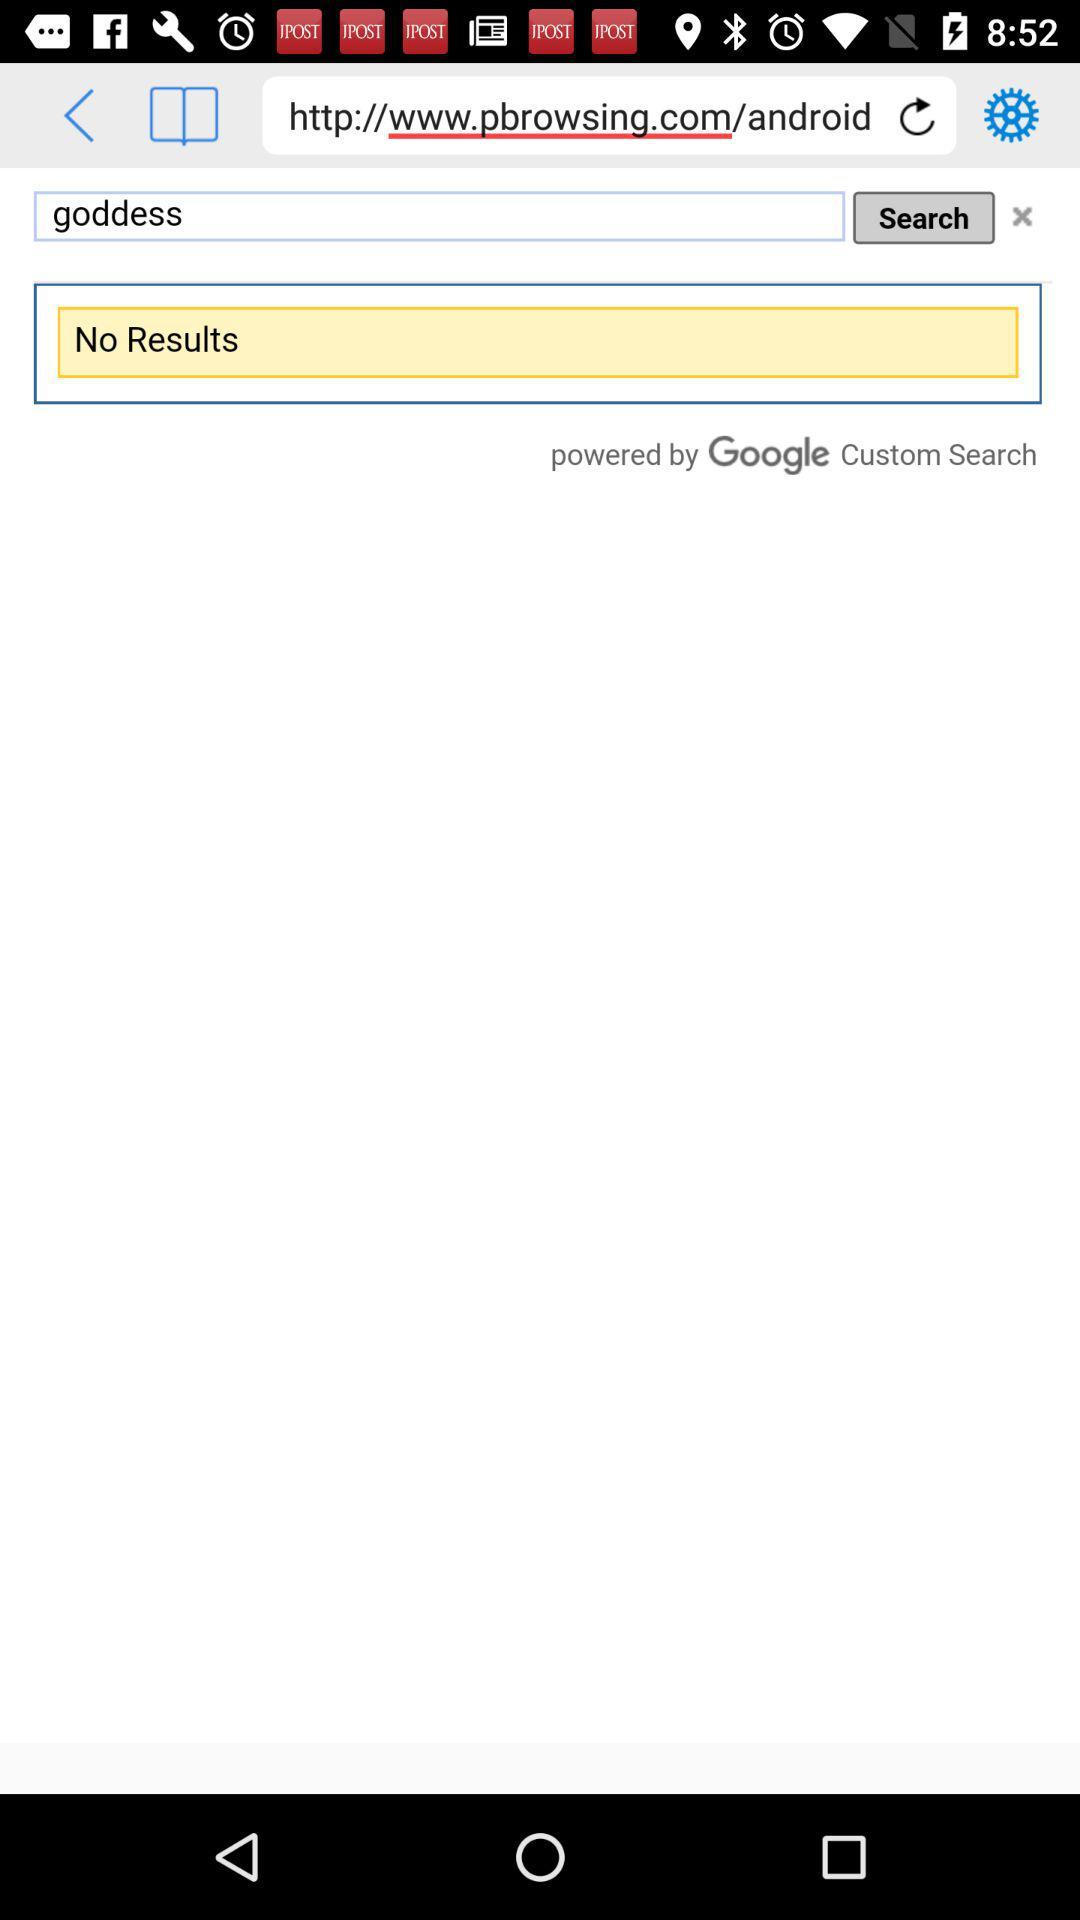 The image size is (1080, 1920). Describe the element at coordinates (1011, 114) in the screenshot. I see `settings` at that location.